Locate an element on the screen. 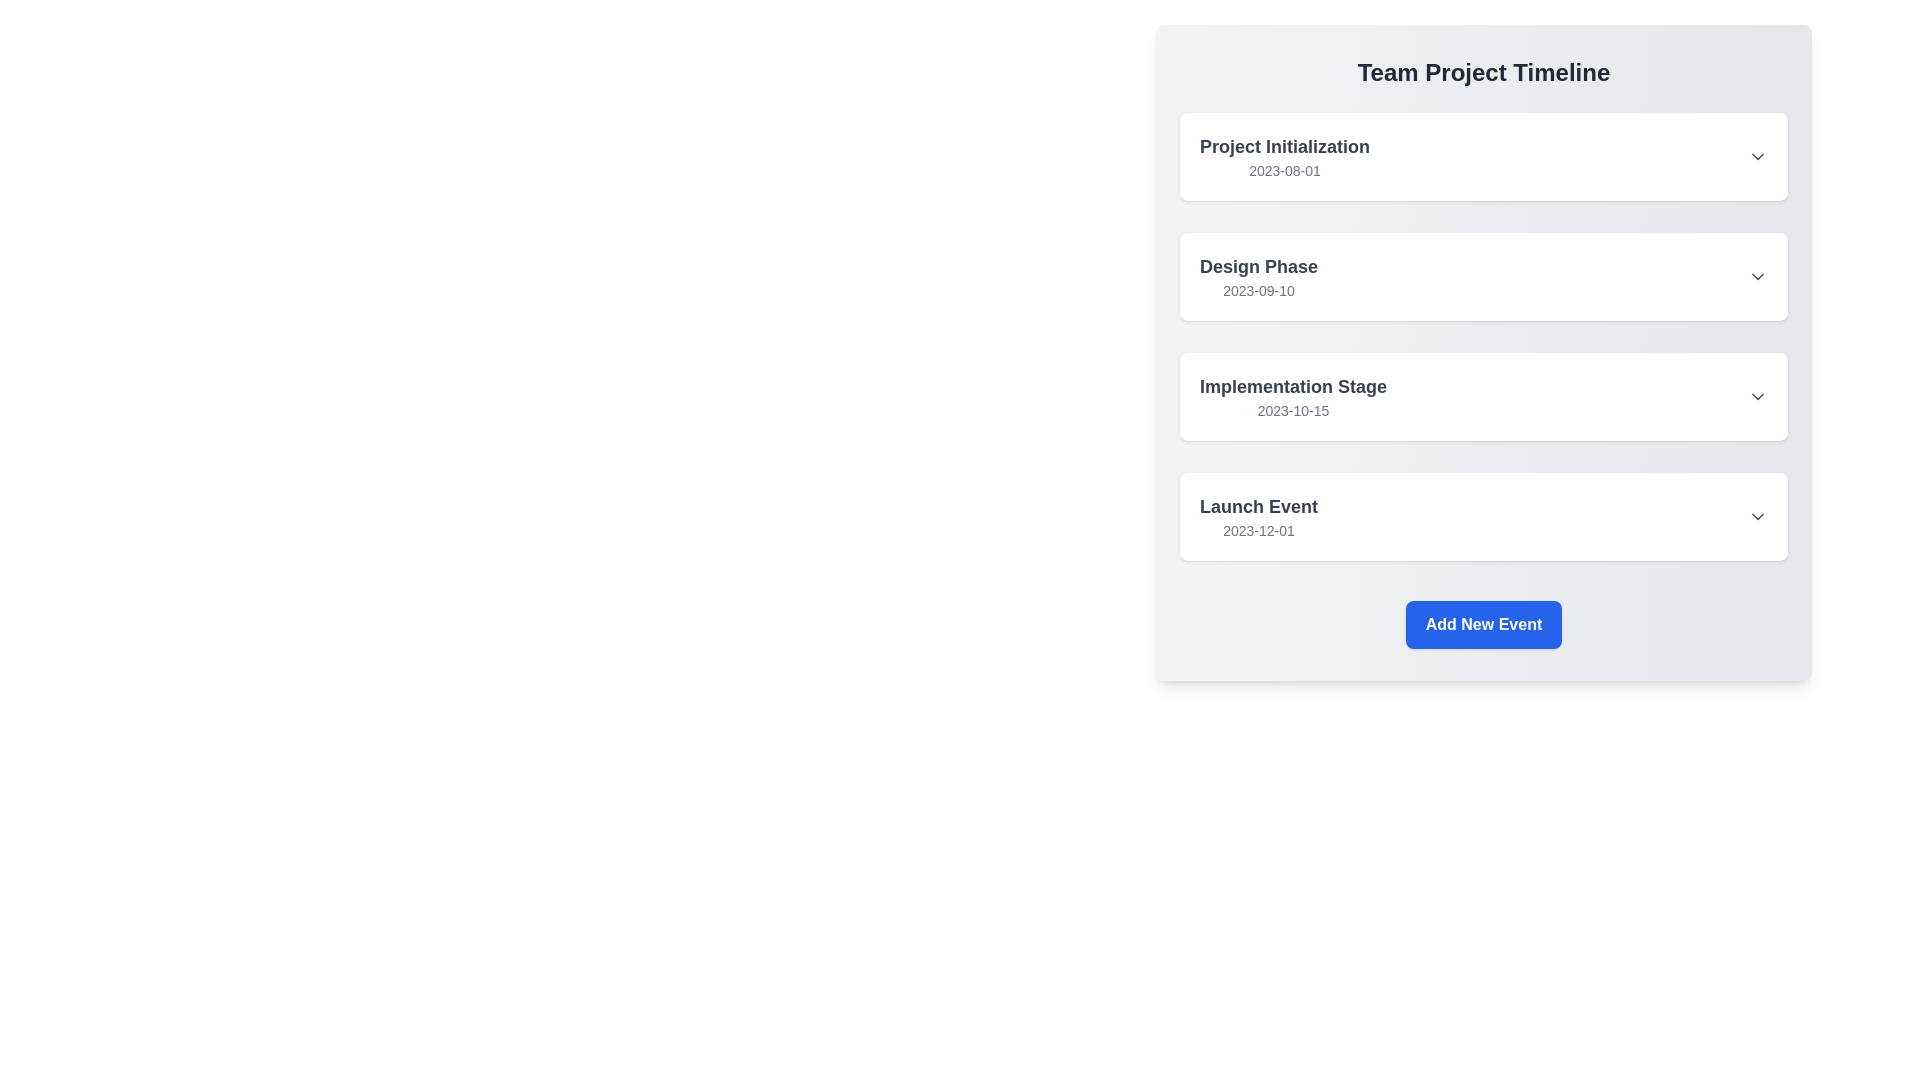 This screenshot has height=1080, width=1920. the static text label 'Design Phase' located at the top of the second card in a vertical stack of four cards, which helps identify the current stage of the project timeline is located at coordinates (1257, 265).